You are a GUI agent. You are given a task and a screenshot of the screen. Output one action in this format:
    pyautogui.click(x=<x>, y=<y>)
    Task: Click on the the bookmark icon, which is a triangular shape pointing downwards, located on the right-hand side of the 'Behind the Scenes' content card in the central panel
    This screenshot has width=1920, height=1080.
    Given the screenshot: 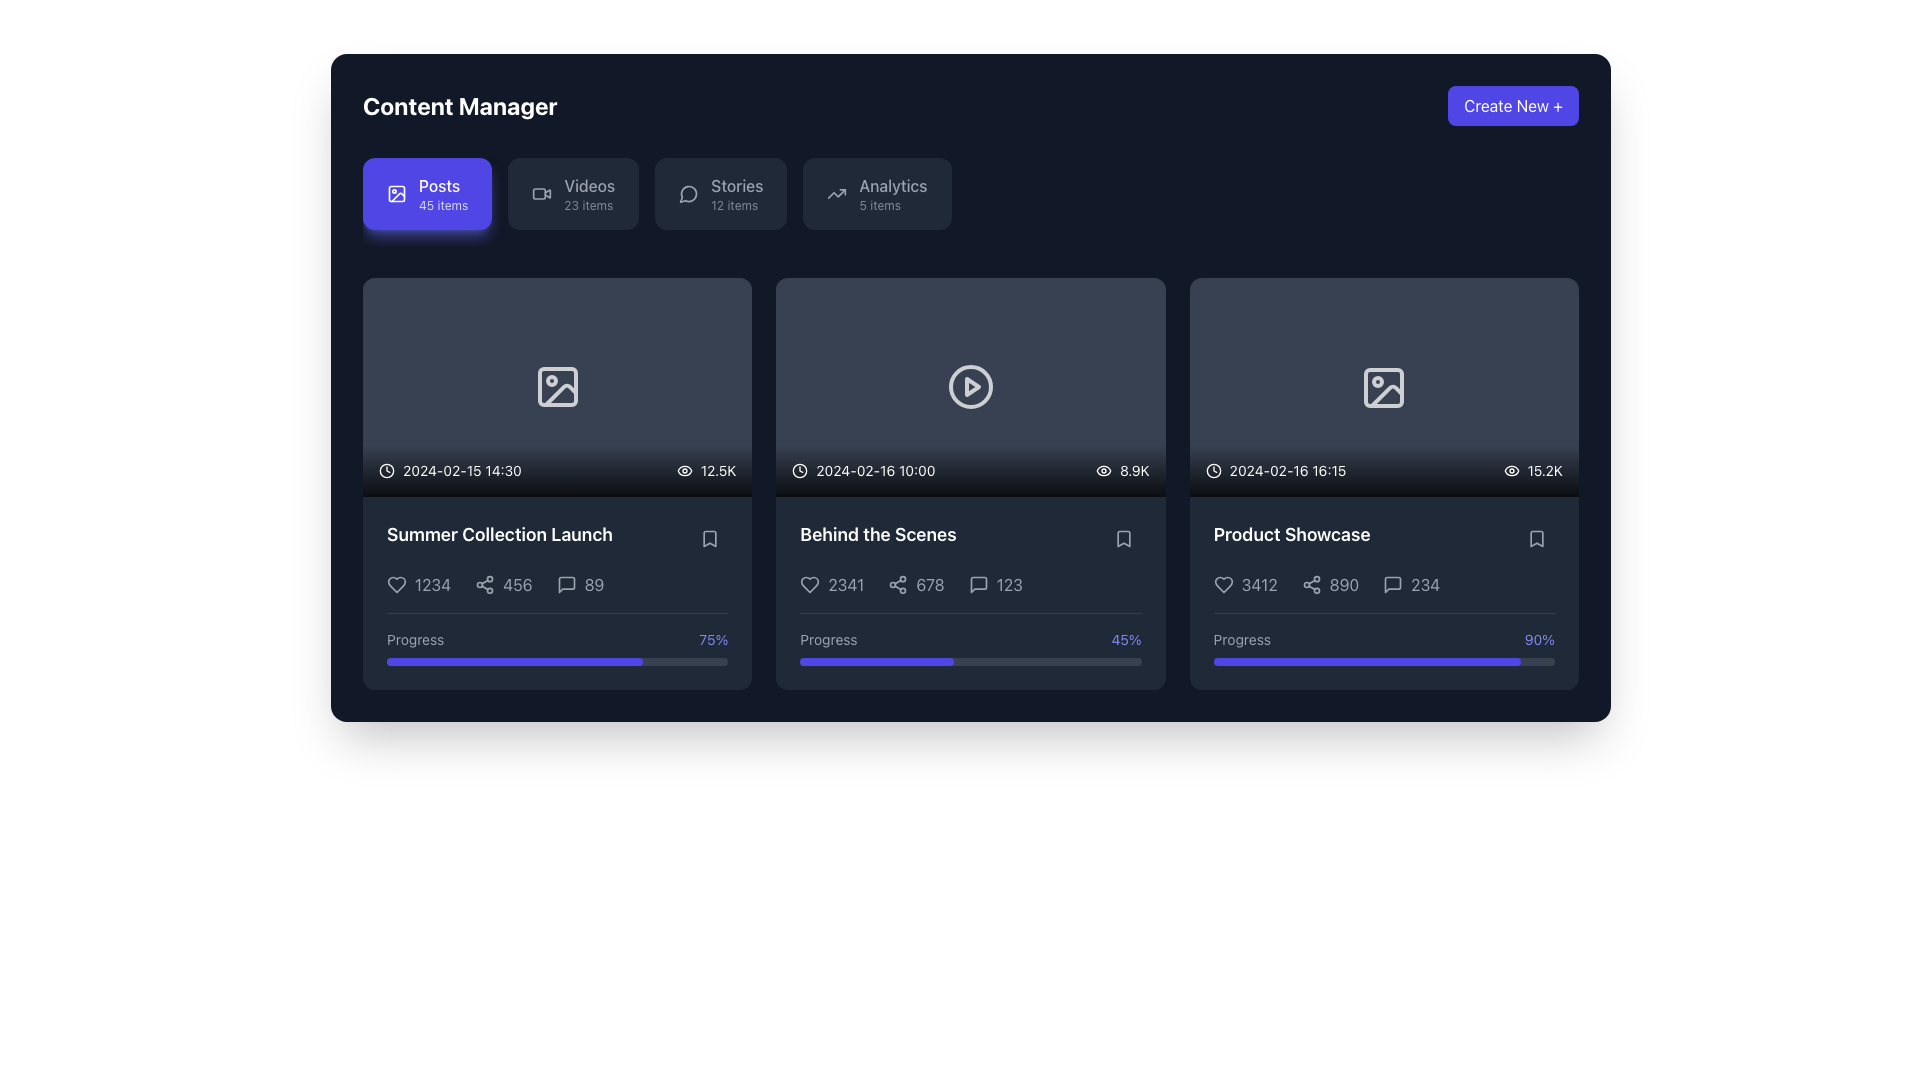 What is the action you would take?
    pyautogui.click(x=1123, y=538)
    